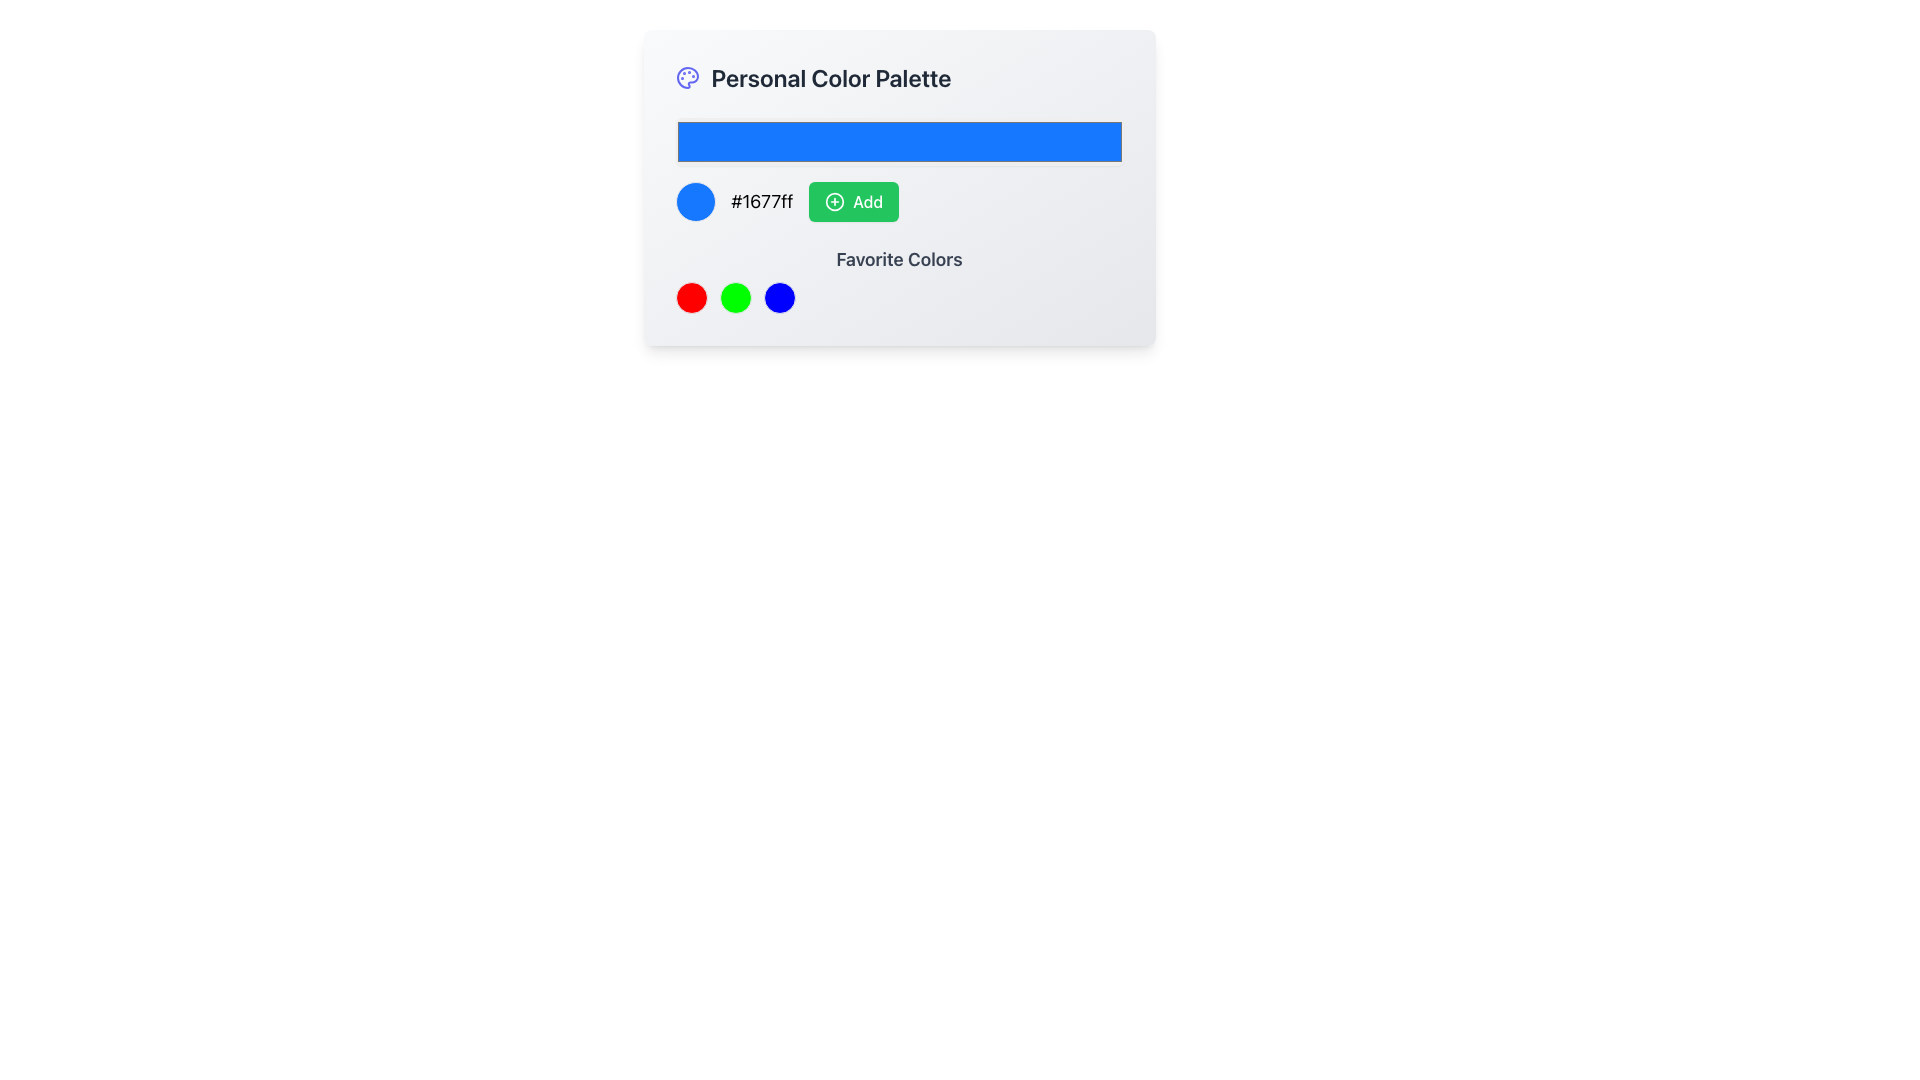 The height and width of the screenshot is (1080, 1920). I want to click on the Text Label that serves as a heading for the section displaying user's selected or favorite colors, located near the center bottom of the 'Personal Color Palette' group, directly above the circular color samples, so click(898, 258).